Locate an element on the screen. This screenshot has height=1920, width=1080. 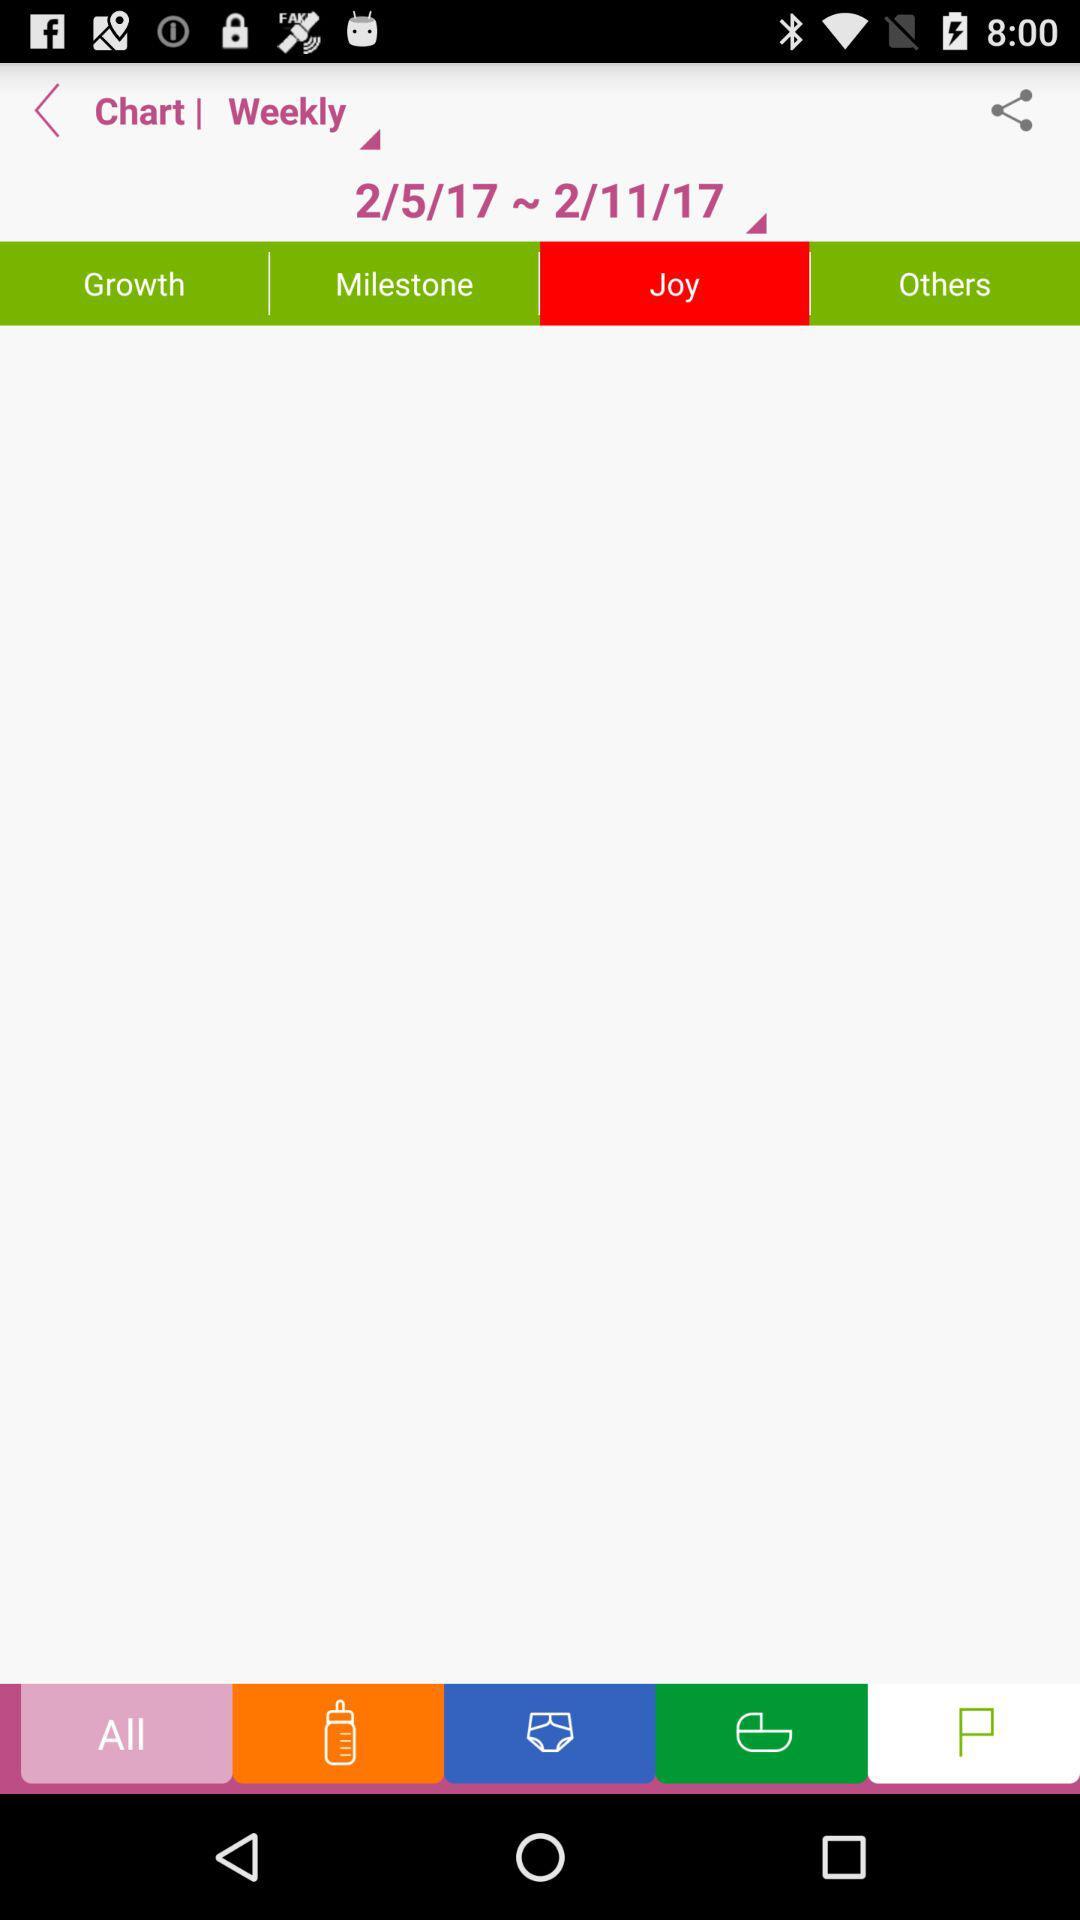
milestone icon is located at coordinates (404, 282).